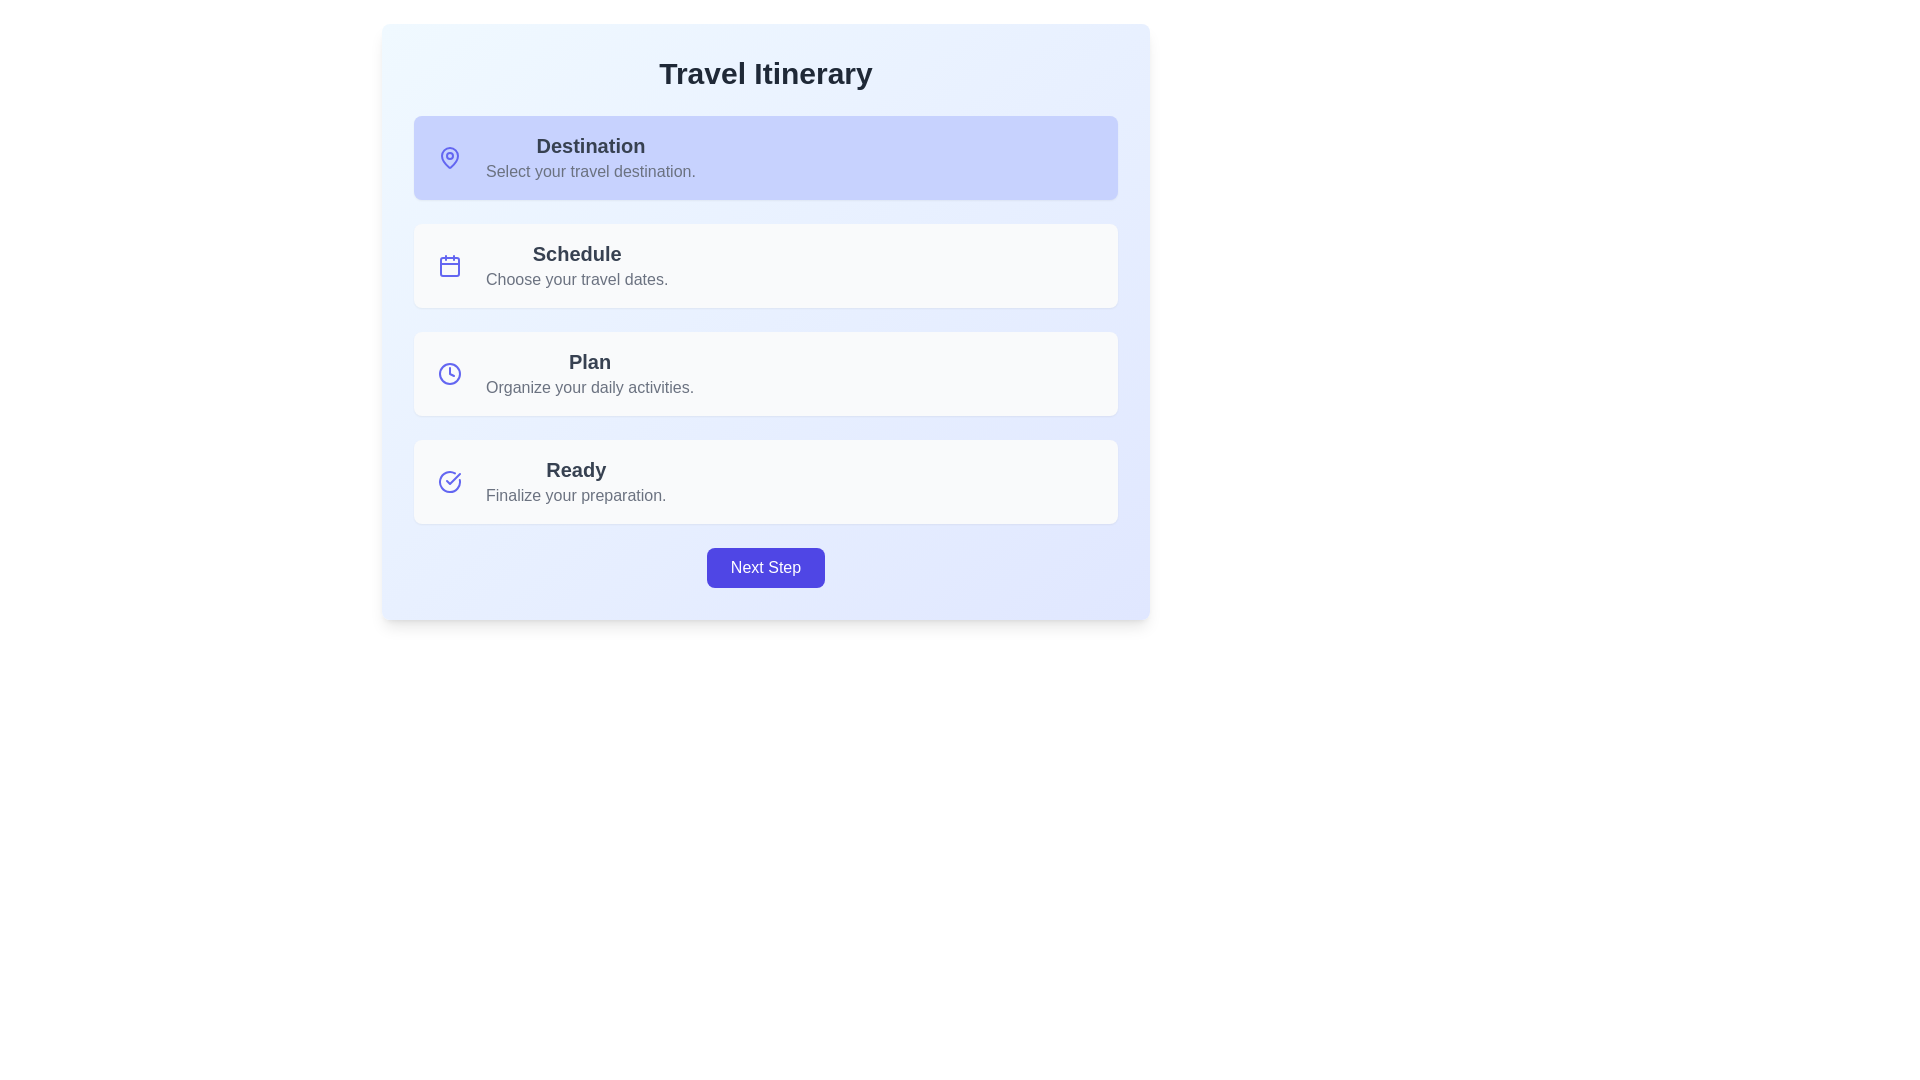 This screenshot has width=1920, height=1080. What do you see at coordinates (449, 156) in the screenshot?
I see `the teardrop-shaped map pin marker icon located to the left of the 'Destination' heading in the 'Travel Itinerary' section` at bounding box center [449, 156].